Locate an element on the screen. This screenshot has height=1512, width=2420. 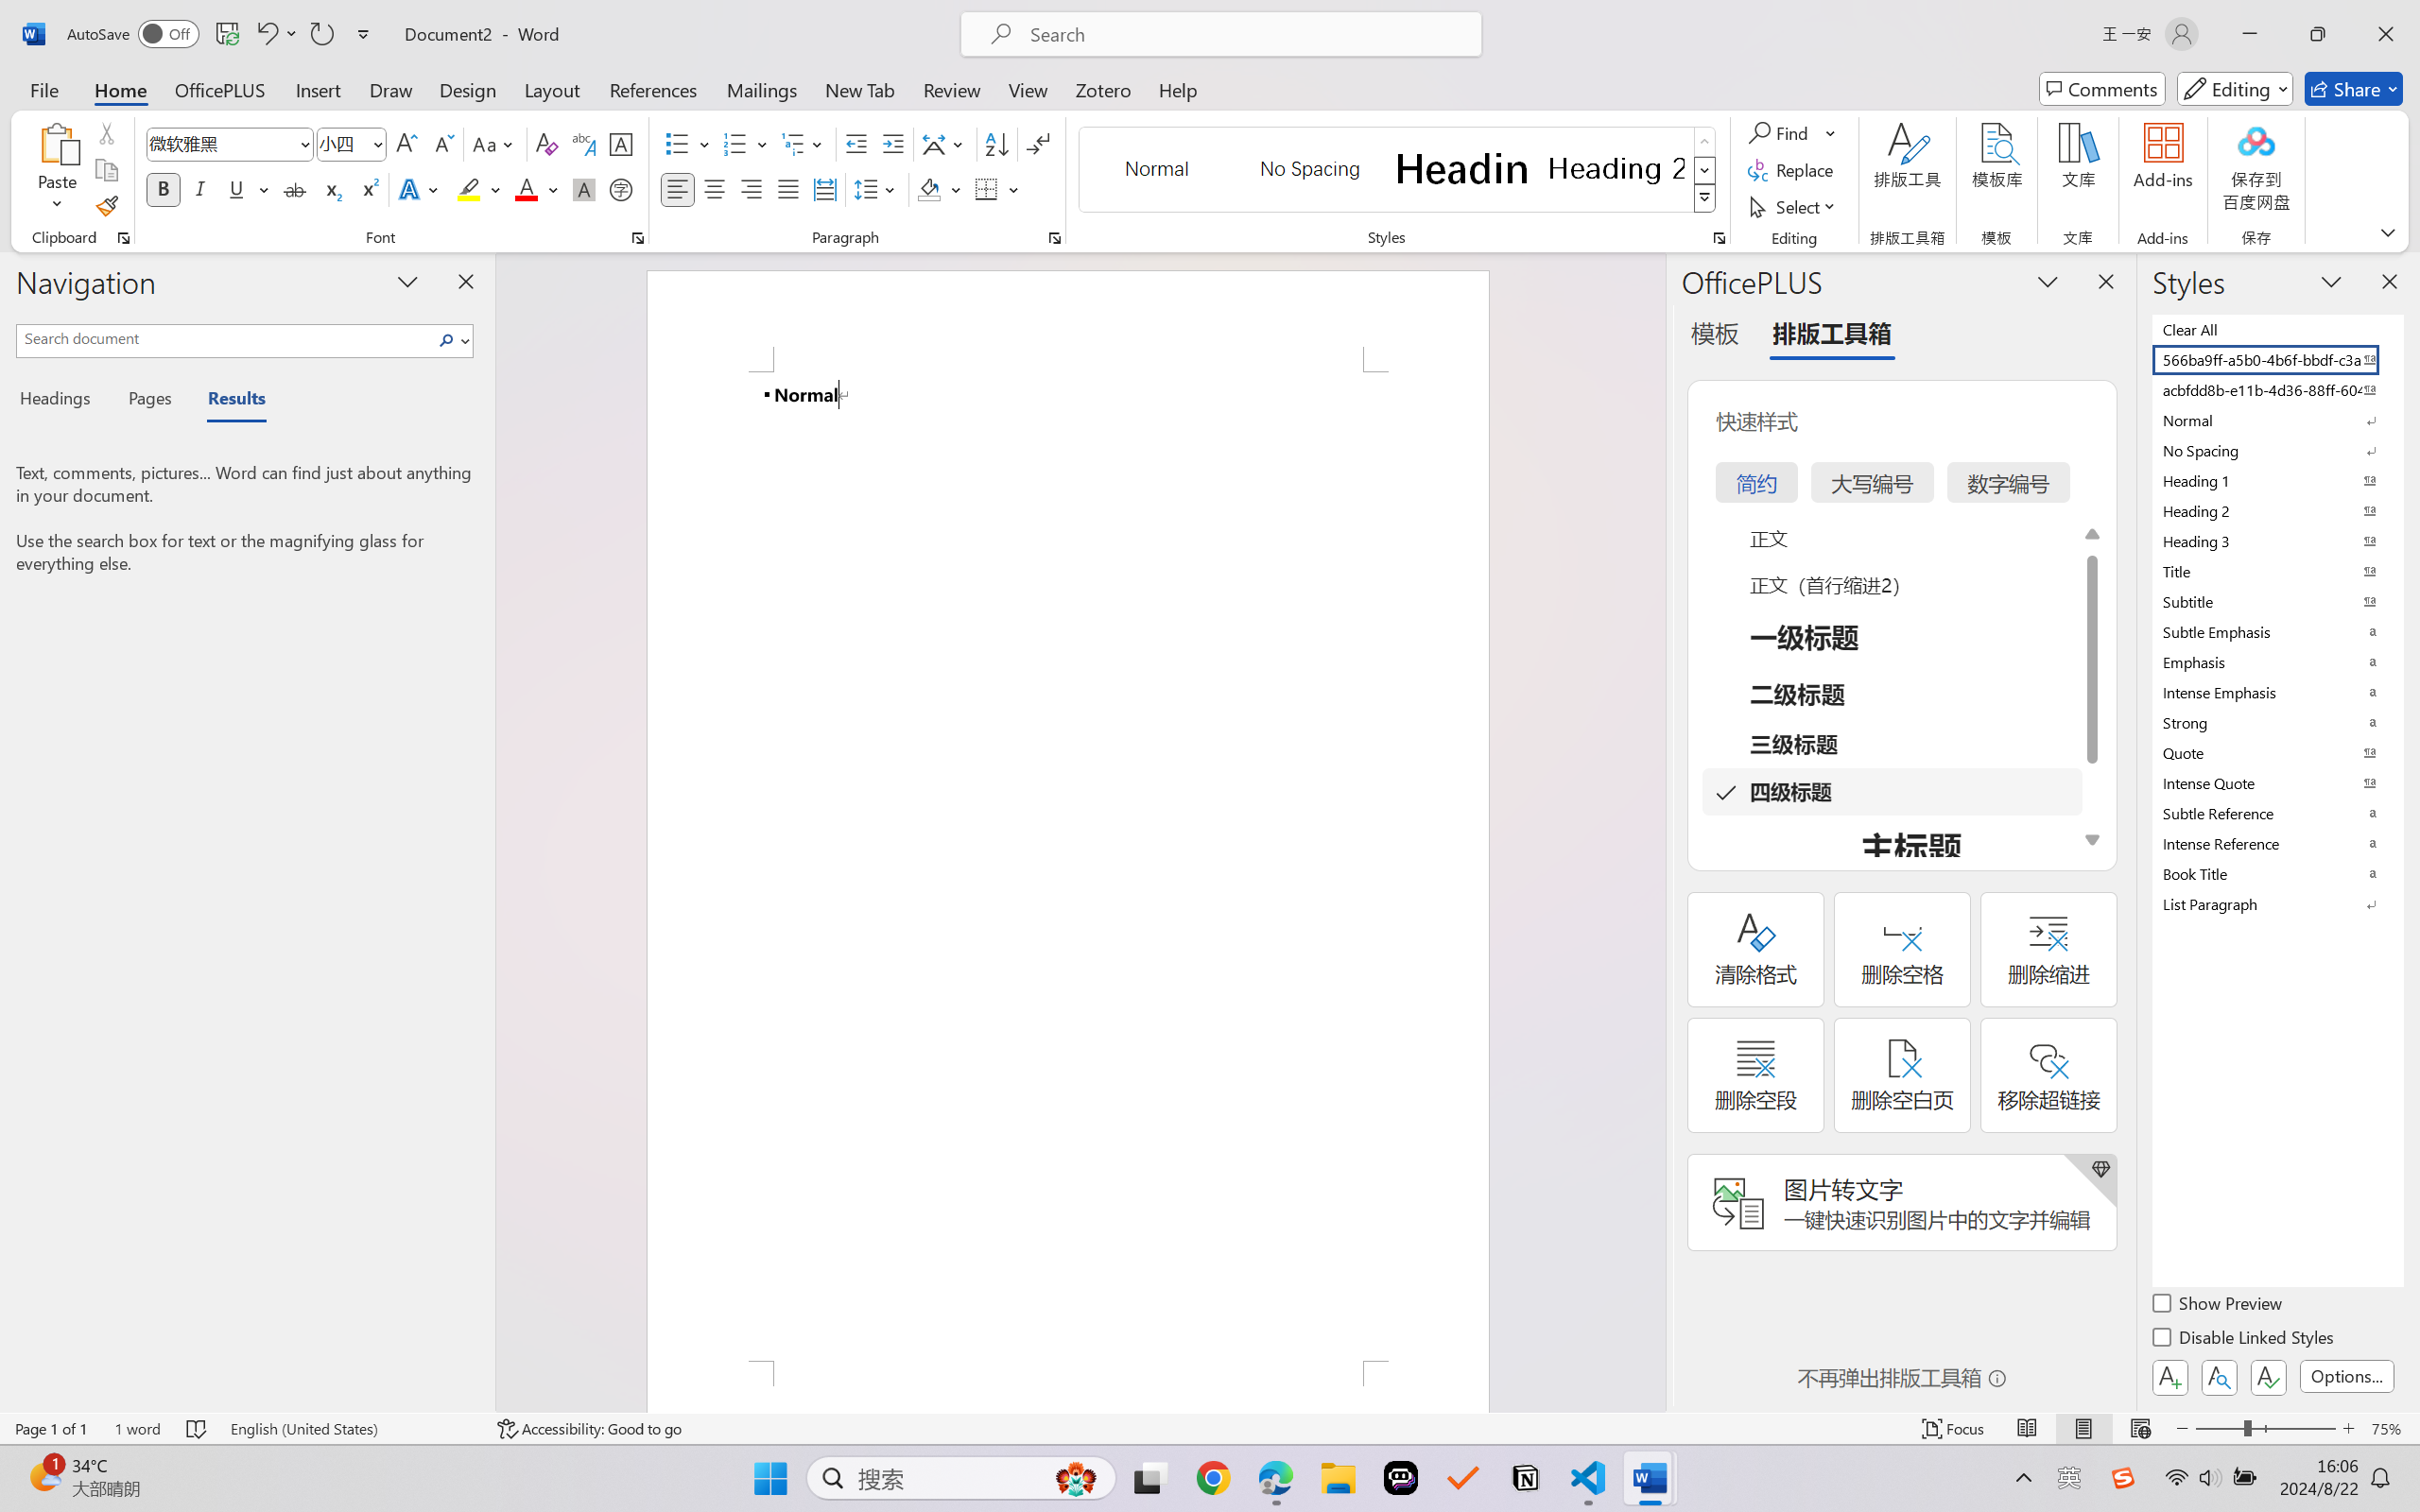
'Clear Formatting' is located at coordinates (545, 144).